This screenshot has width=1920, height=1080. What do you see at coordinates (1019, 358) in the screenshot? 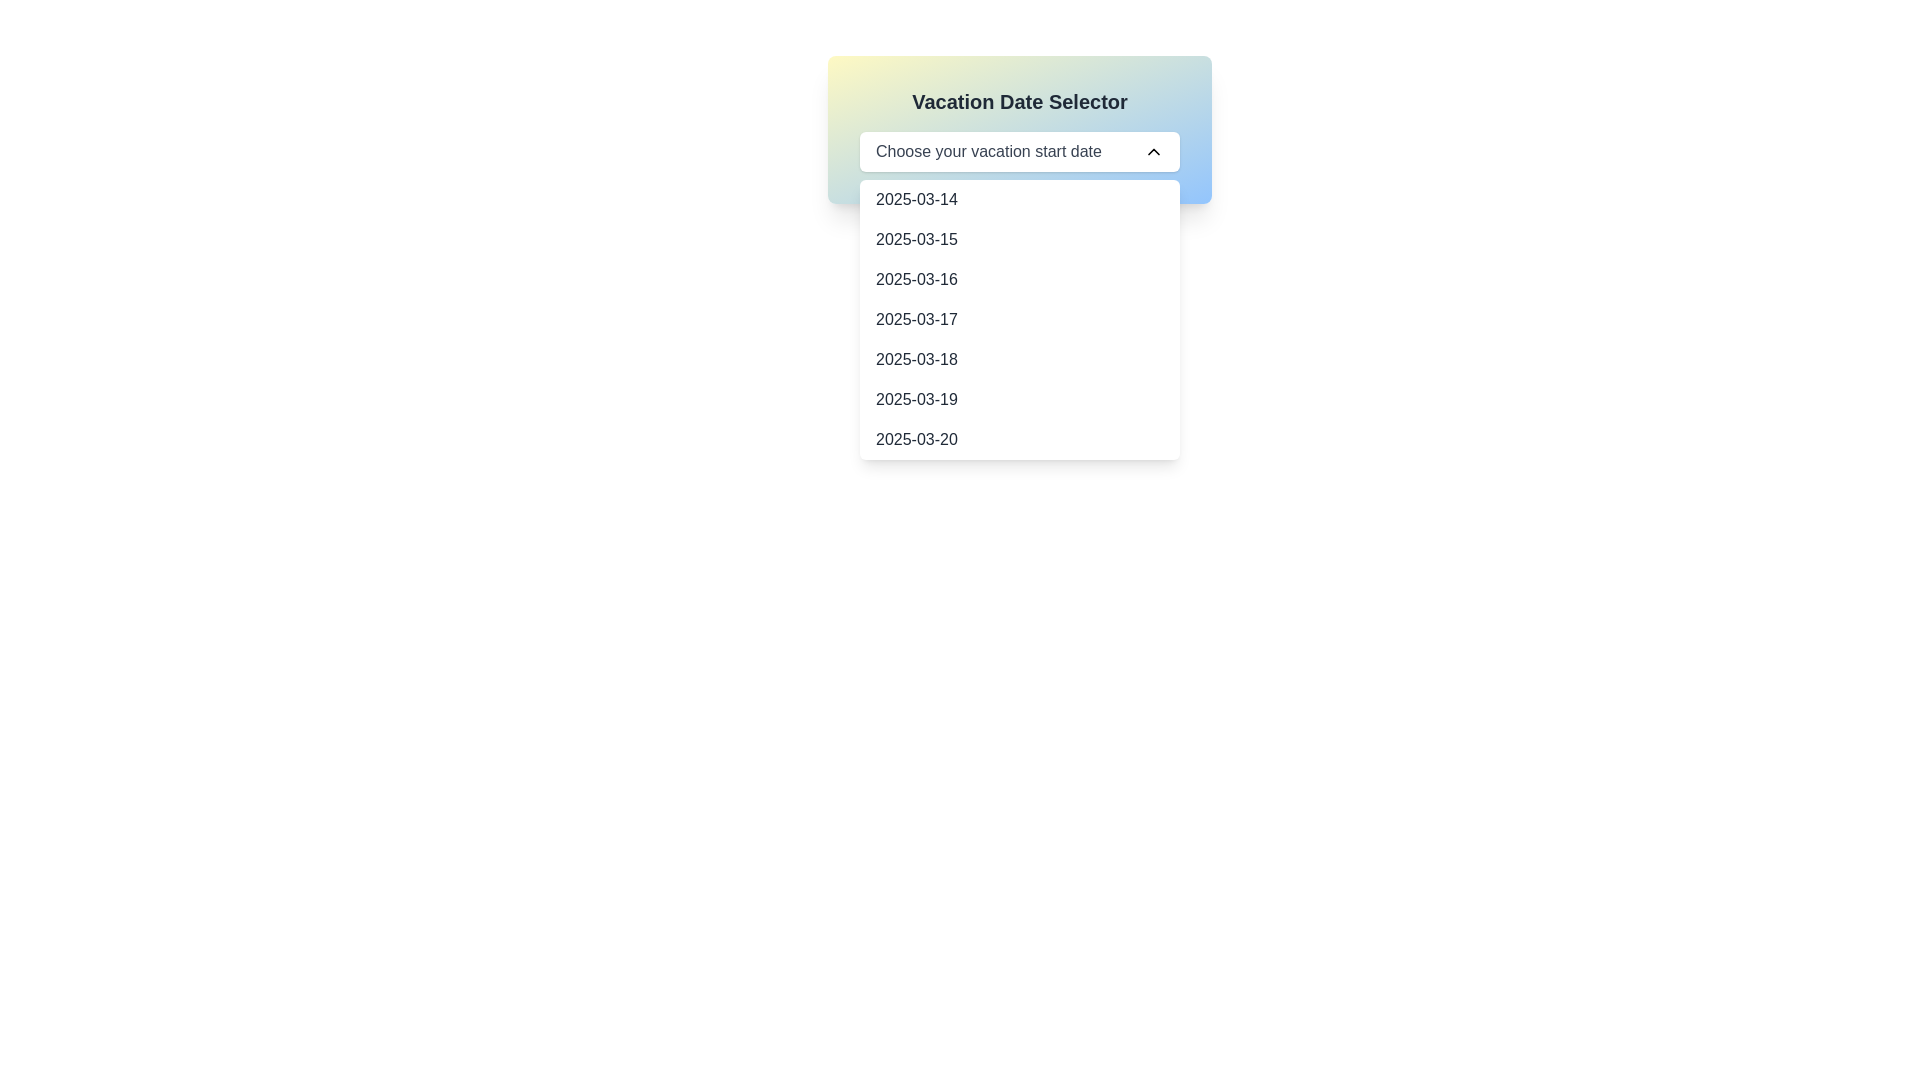
I see `the 5th selectable date in the dropdown menu for picking a vacation start date` at bounding box center [1019, 358].